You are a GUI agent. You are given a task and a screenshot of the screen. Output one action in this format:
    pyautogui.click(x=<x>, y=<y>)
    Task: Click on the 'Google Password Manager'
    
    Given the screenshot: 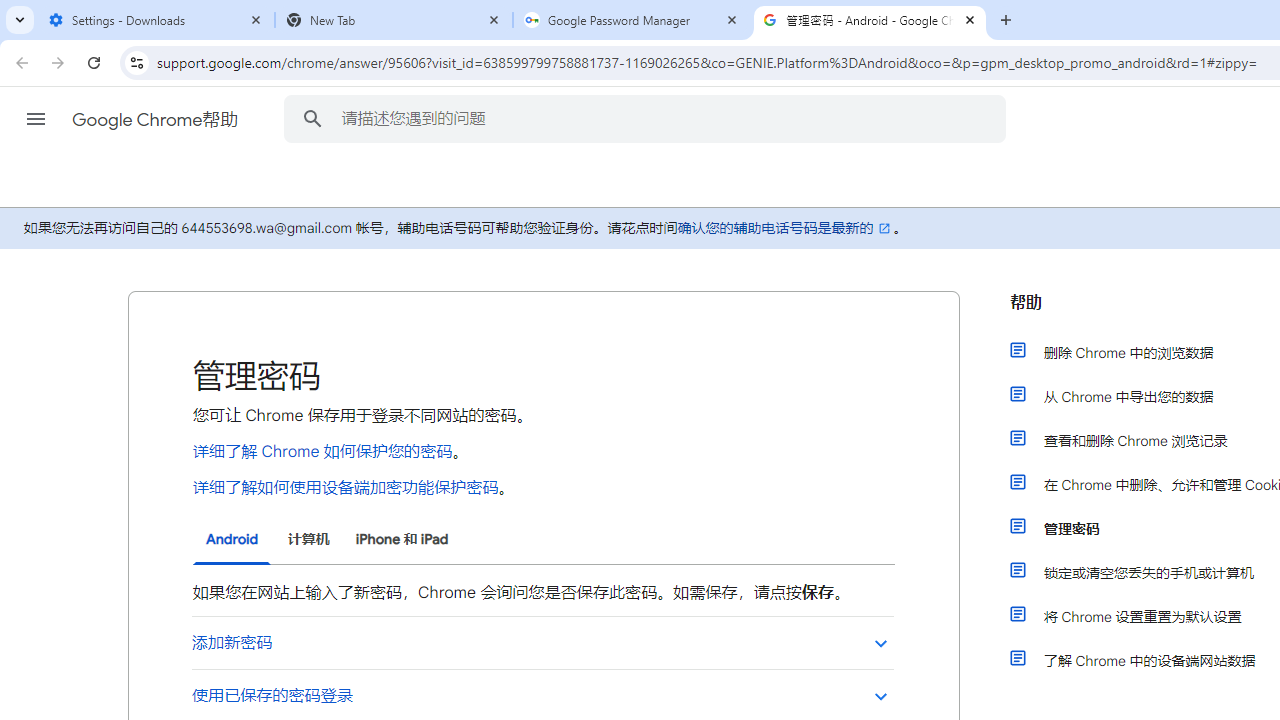 What is the action you would take?
    pyautogui.click(x=631, y=20)
    